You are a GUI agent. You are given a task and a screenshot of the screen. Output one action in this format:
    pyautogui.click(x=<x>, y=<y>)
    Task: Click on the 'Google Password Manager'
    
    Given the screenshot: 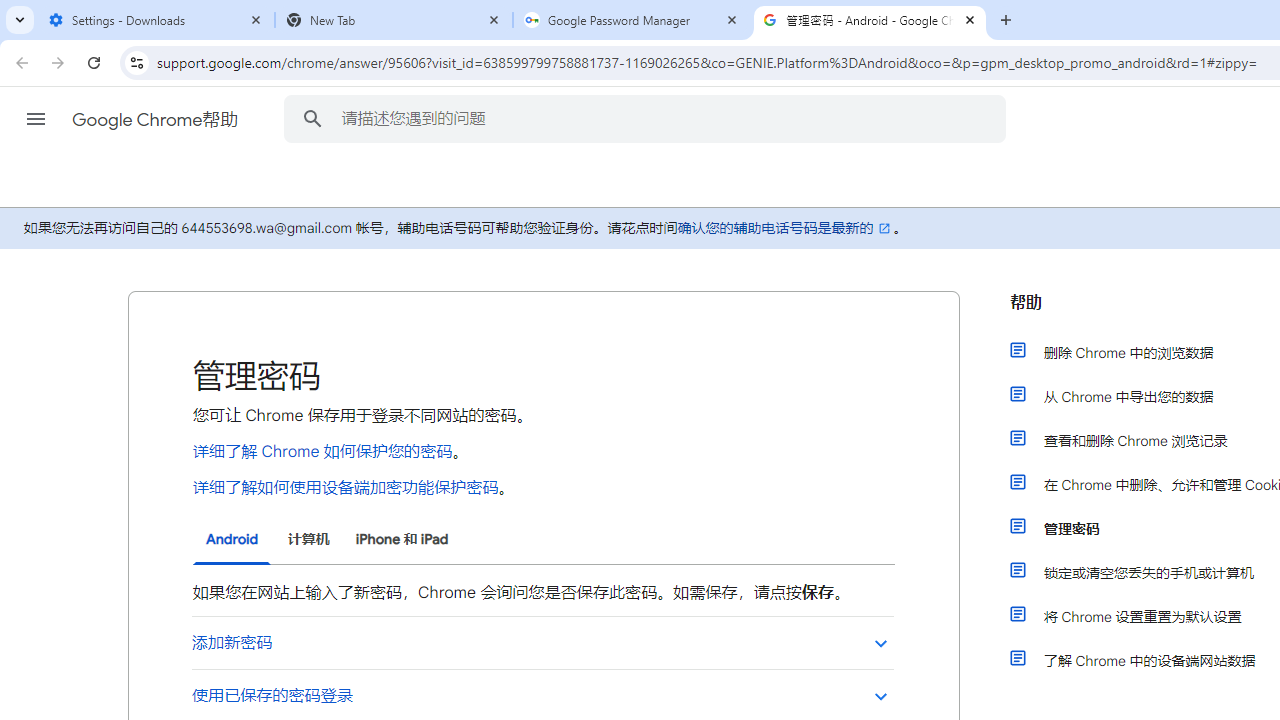 What is the action you would take?
    pyautogui.click(x=631, y=20)
    